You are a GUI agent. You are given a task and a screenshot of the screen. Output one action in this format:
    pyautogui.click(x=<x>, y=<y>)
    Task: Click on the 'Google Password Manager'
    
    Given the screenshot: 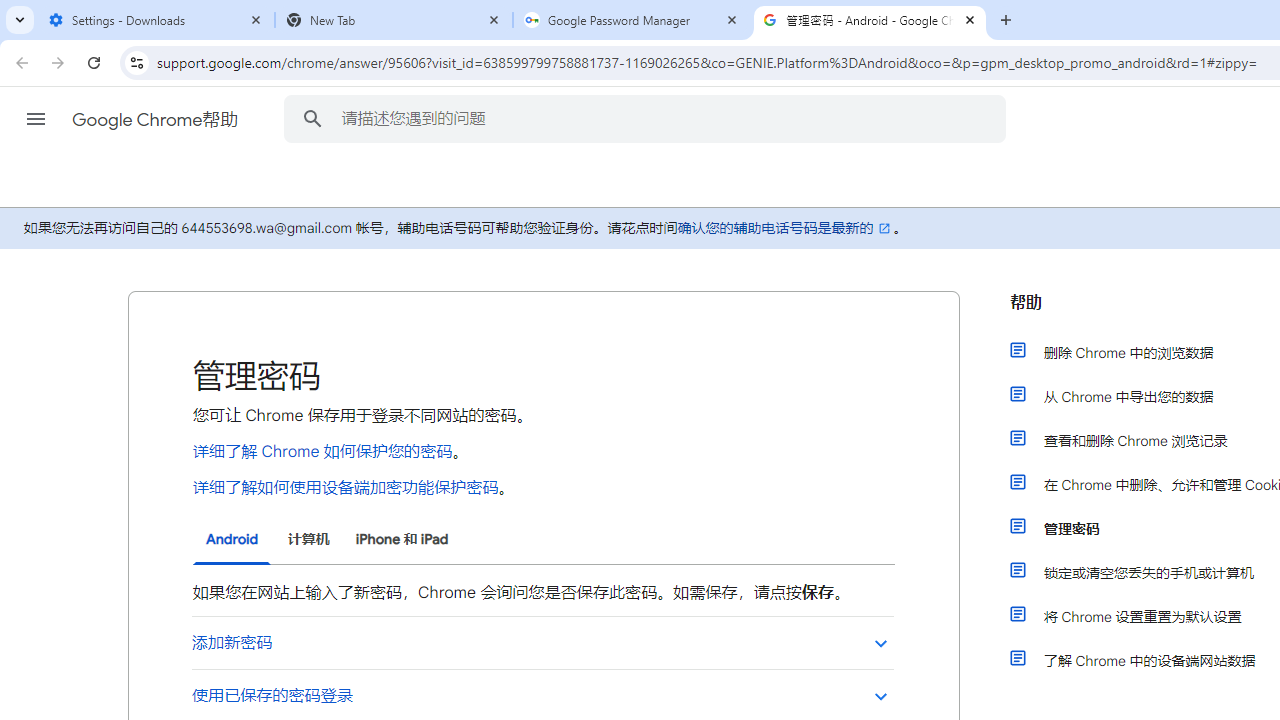 What is the action you would take?
    pyautogui.click(x=631, y=20)
    